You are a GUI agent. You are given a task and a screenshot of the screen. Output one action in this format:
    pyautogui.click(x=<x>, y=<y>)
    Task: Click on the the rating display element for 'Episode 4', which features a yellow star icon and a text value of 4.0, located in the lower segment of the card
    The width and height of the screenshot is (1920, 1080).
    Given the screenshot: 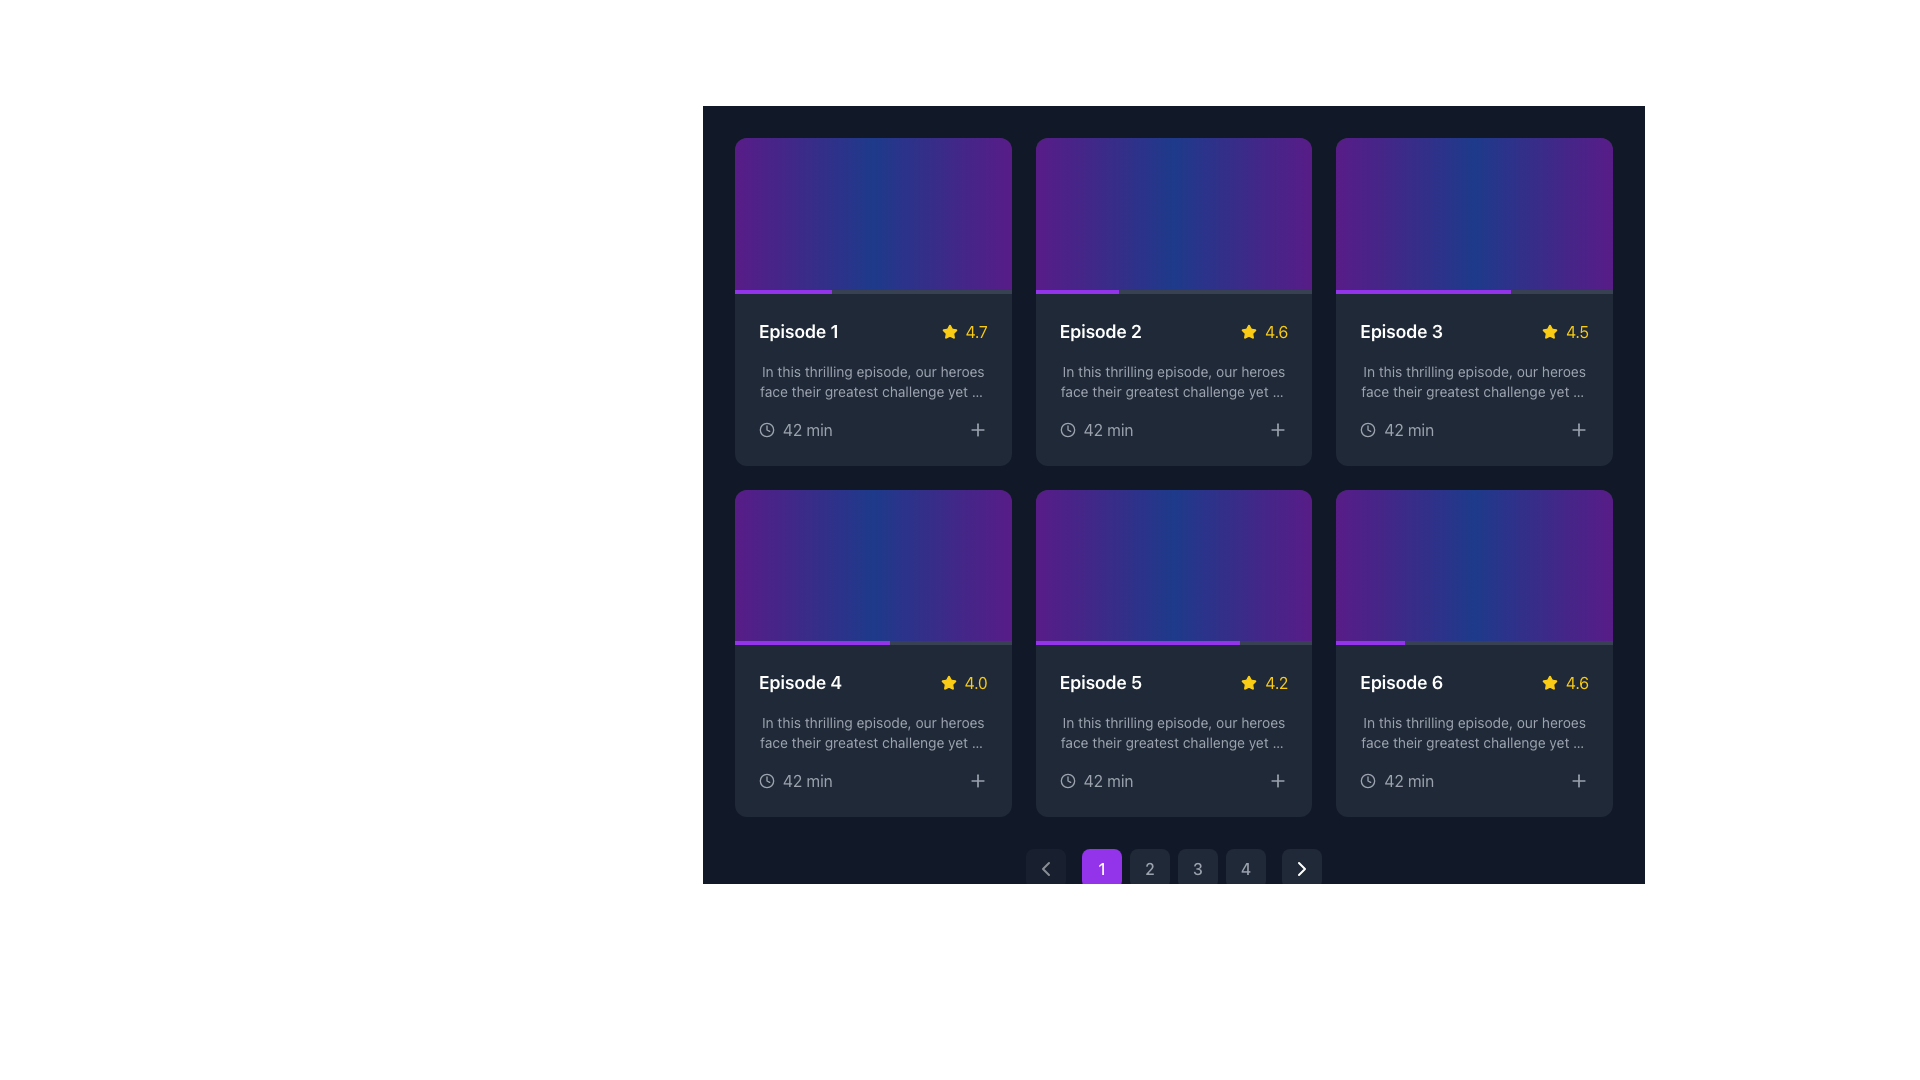 What is the action you would take?
    pyautogui.click(x=964, y=682)
    